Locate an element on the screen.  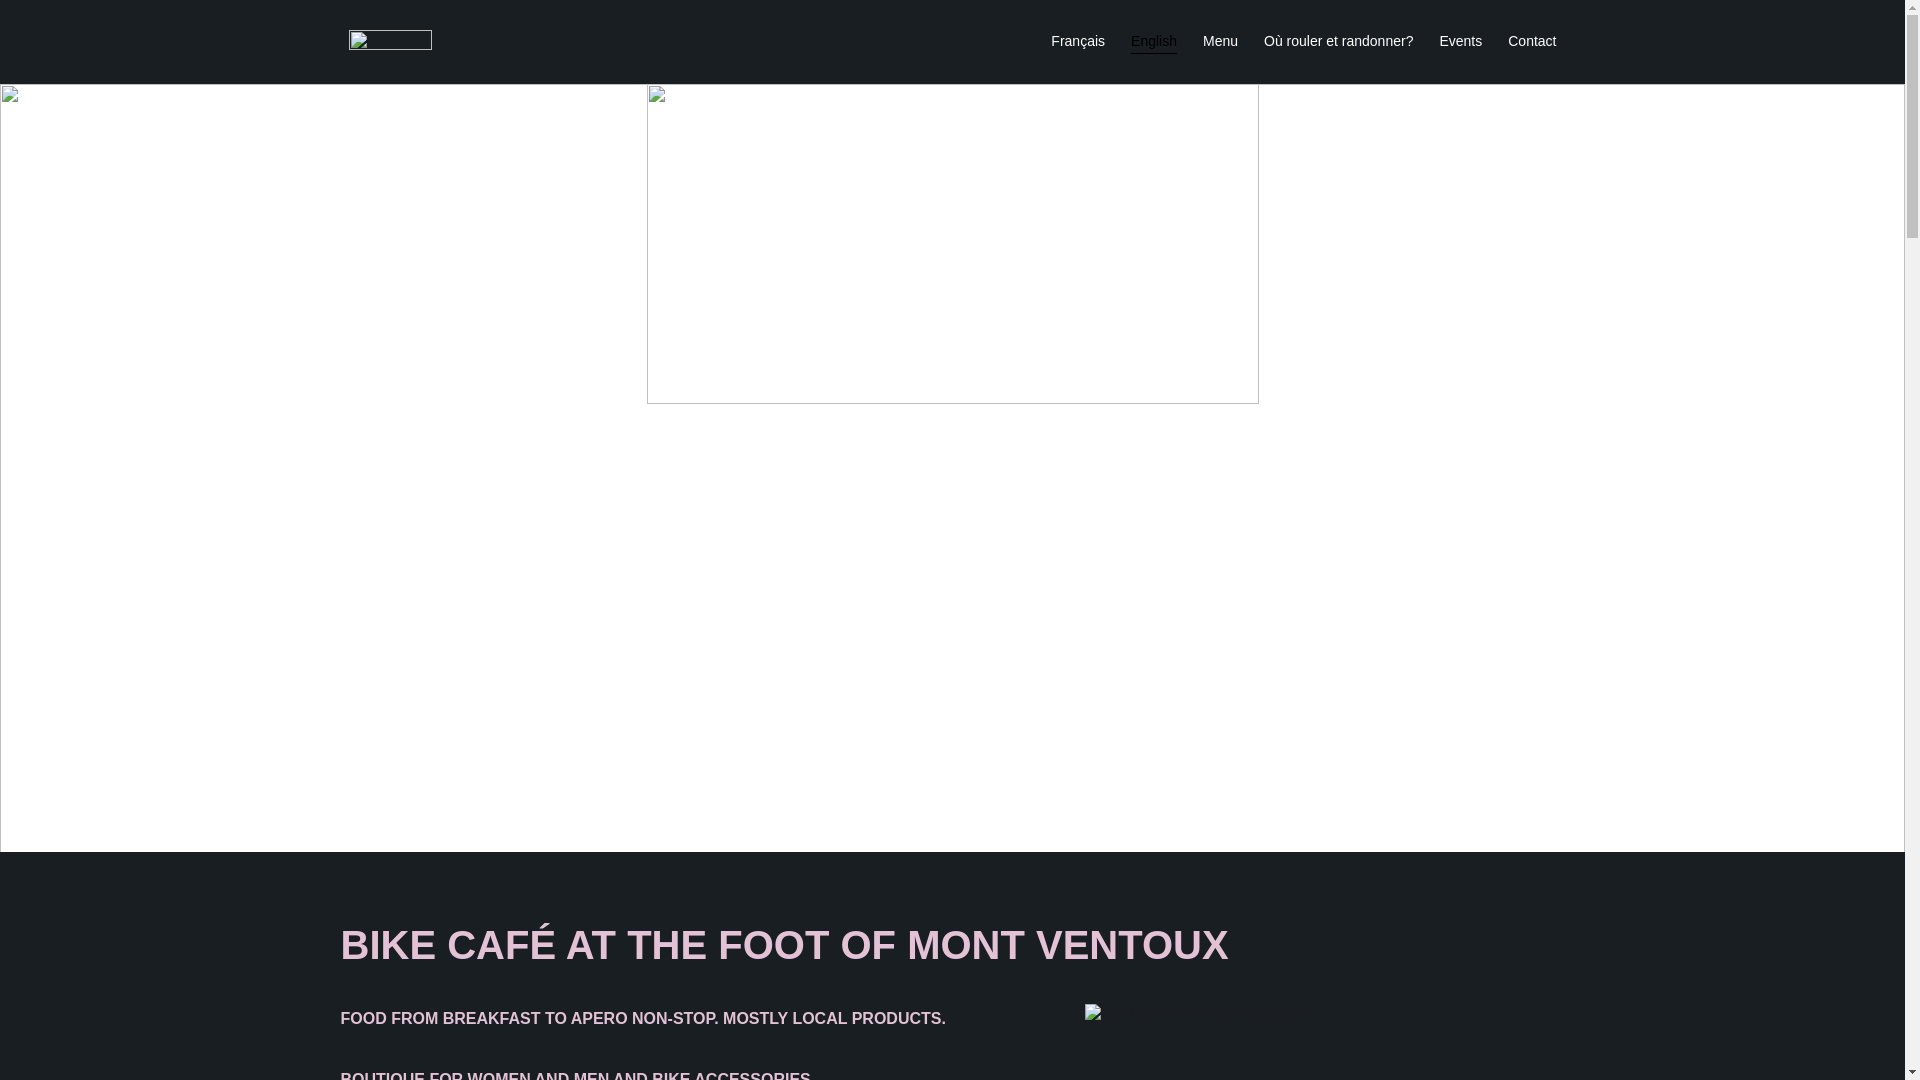
'Go to Facebook page' is located at coordinates (400, 756).